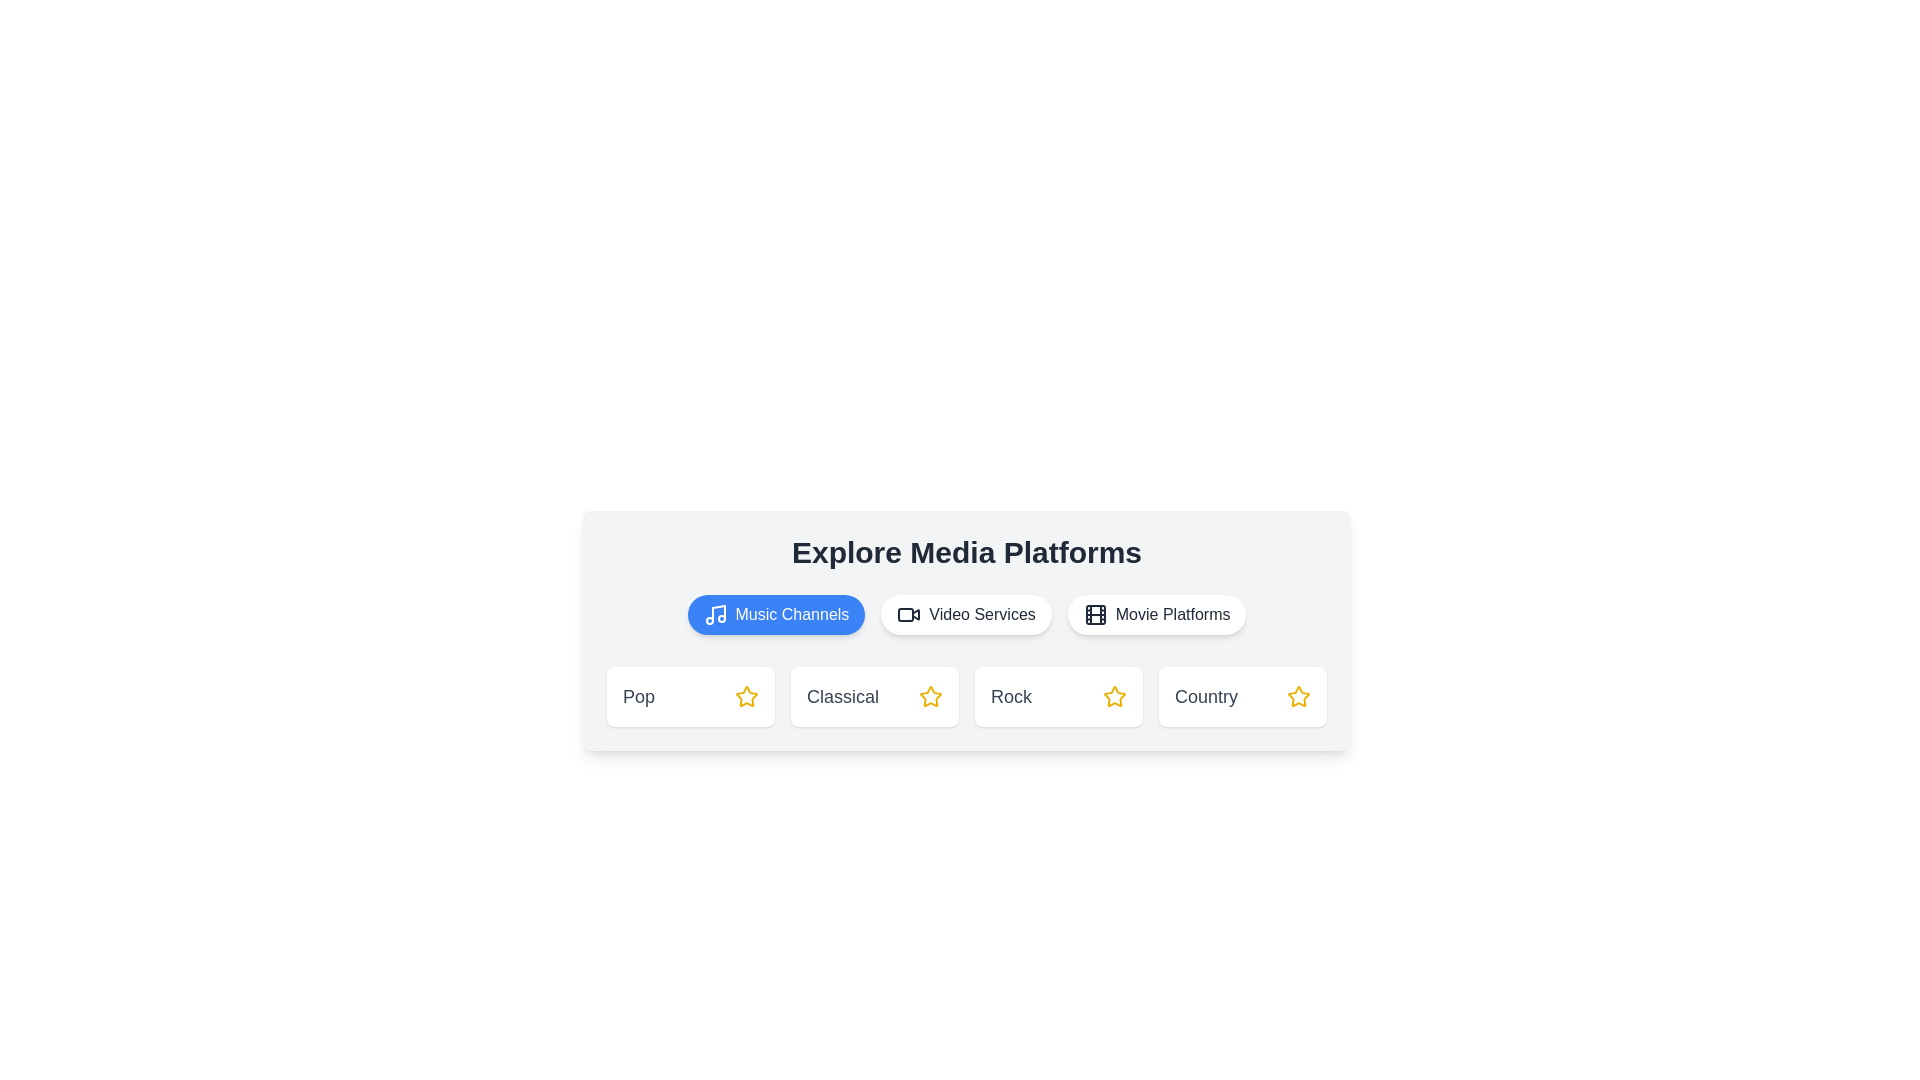 The image size is (1920, 1080). Describe the element at coordinates (905, 613) in the screenshot. I see `the rounded rectangle element inside the SVG media player icon, which is styled with a stroke and no fill` at that location.